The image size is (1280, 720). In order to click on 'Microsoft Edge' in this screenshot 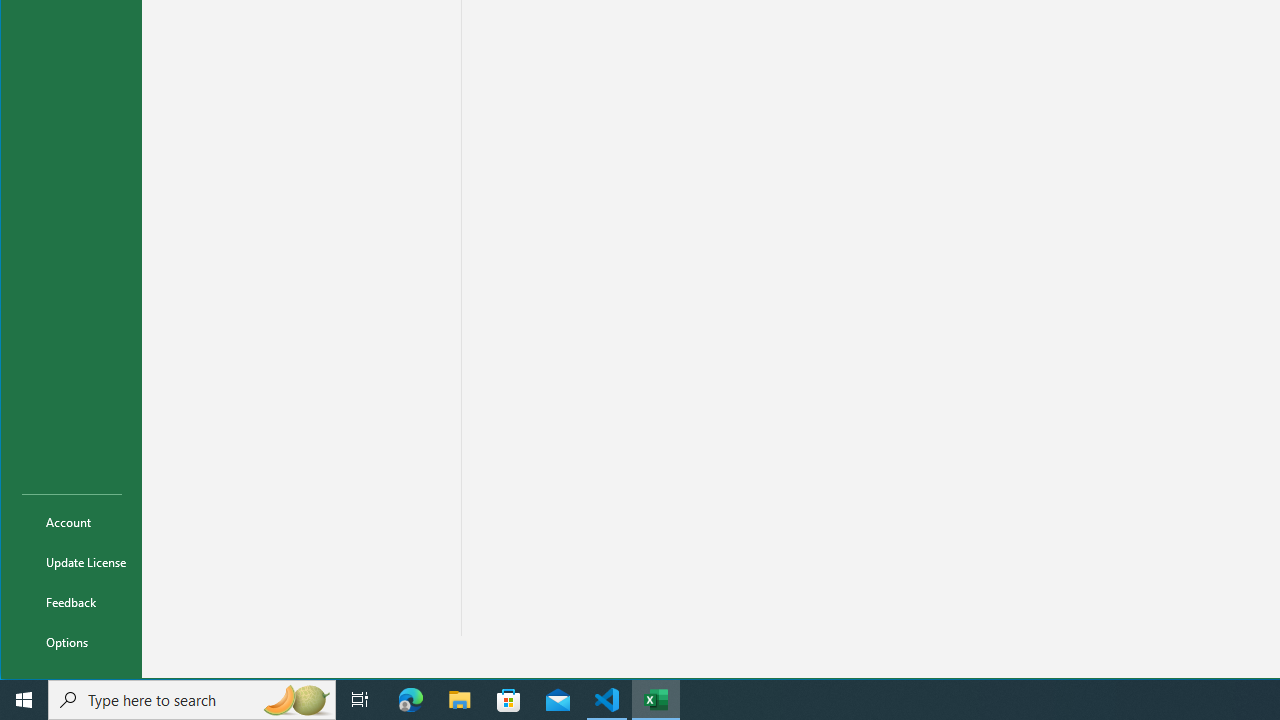, I will do `click(410, 698)`.